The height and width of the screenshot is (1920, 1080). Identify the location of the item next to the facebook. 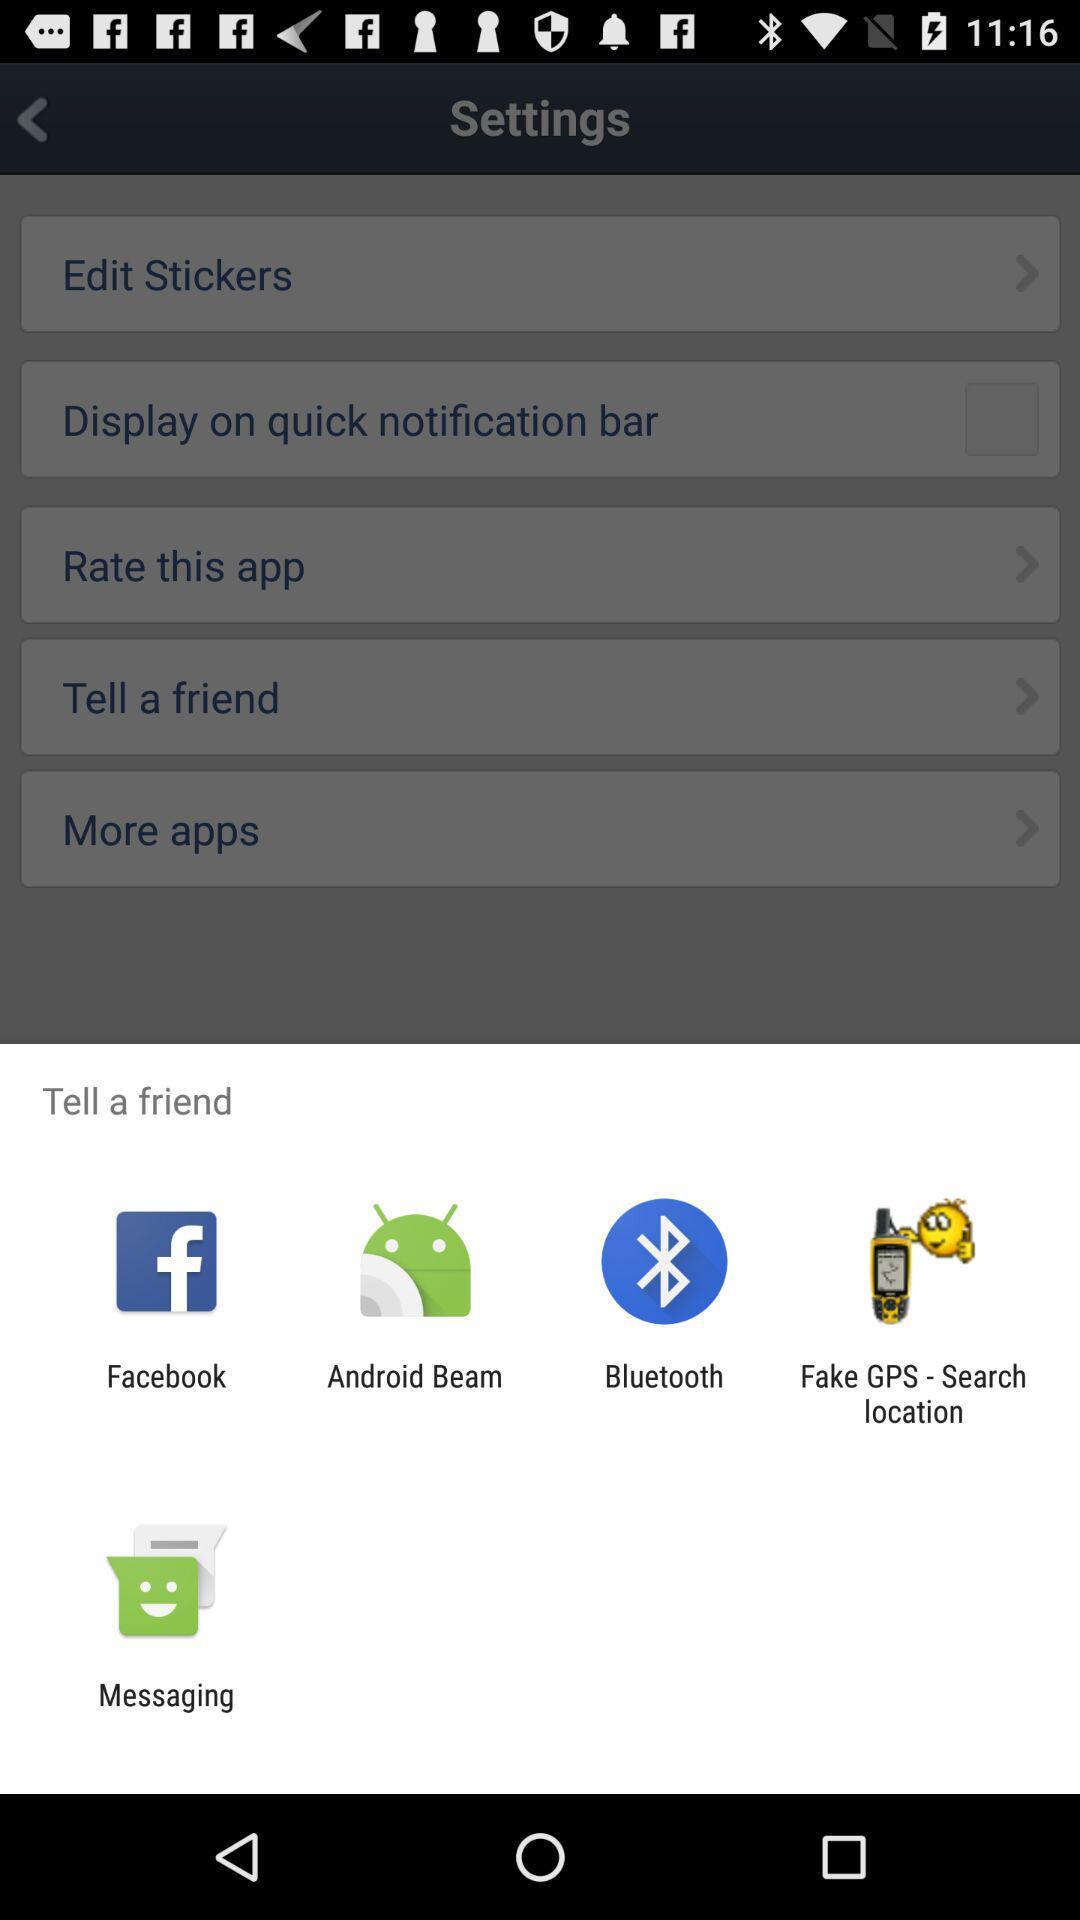
(414, 1392).